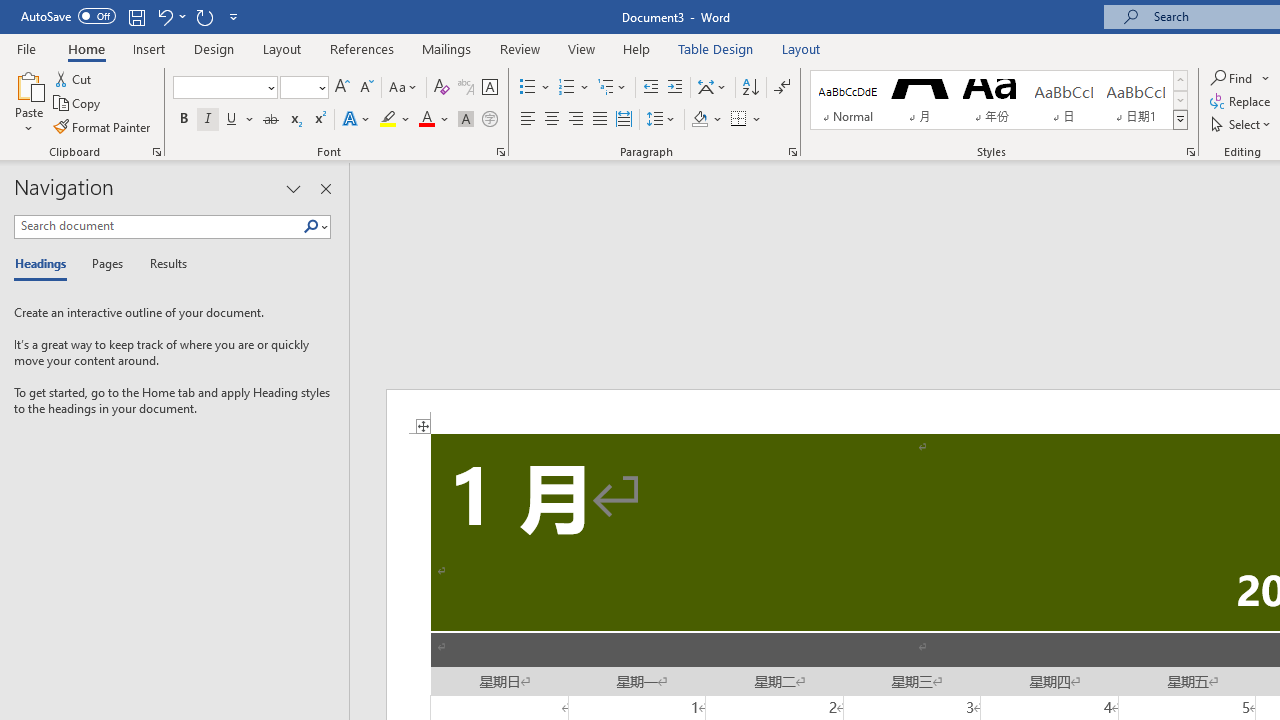  I want to click on 'Undo Italic', so click(164, 16).